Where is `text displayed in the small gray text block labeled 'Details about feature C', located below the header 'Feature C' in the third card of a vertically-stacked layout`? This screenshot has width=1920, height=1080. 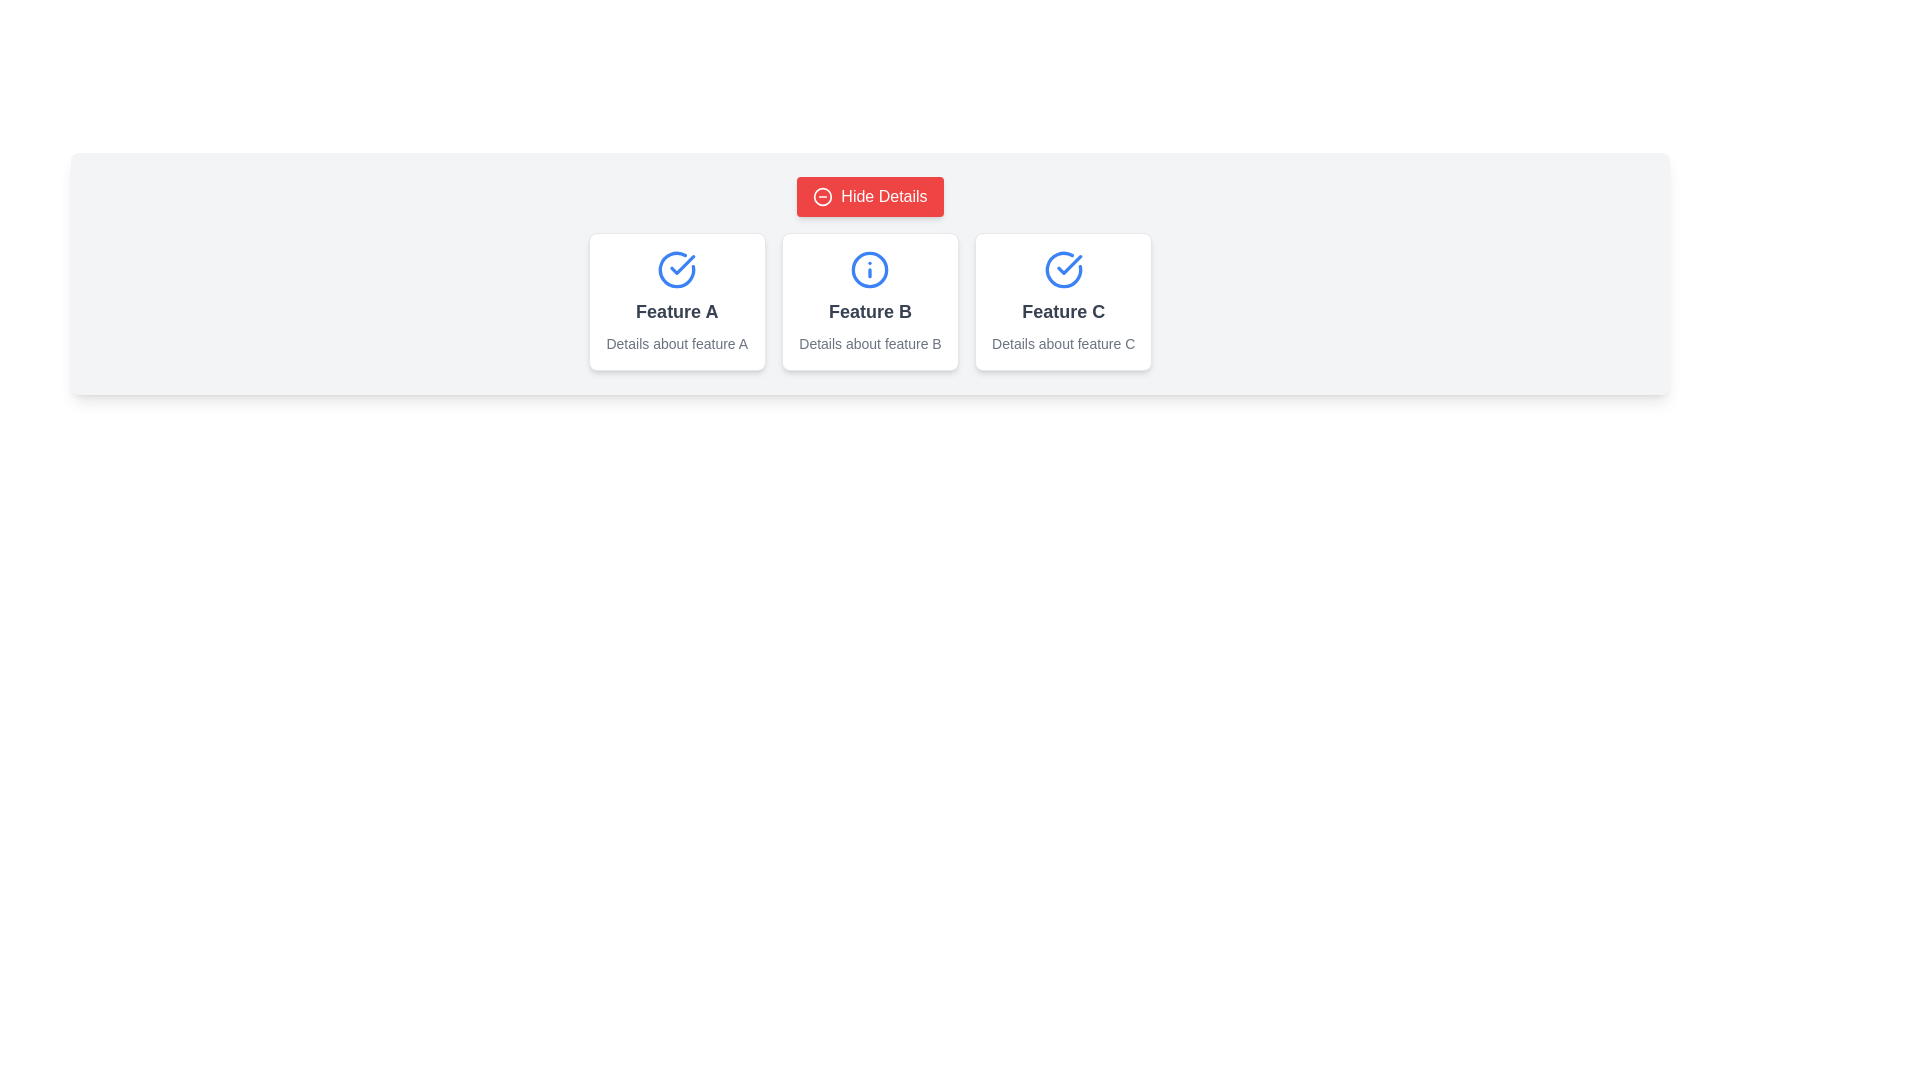
text displayed in the small gray text block labeled 'Details about feature C', located below the header 'Feature C' in the third card of a vertically-stacked layout is located at coordinates (1062, 342).